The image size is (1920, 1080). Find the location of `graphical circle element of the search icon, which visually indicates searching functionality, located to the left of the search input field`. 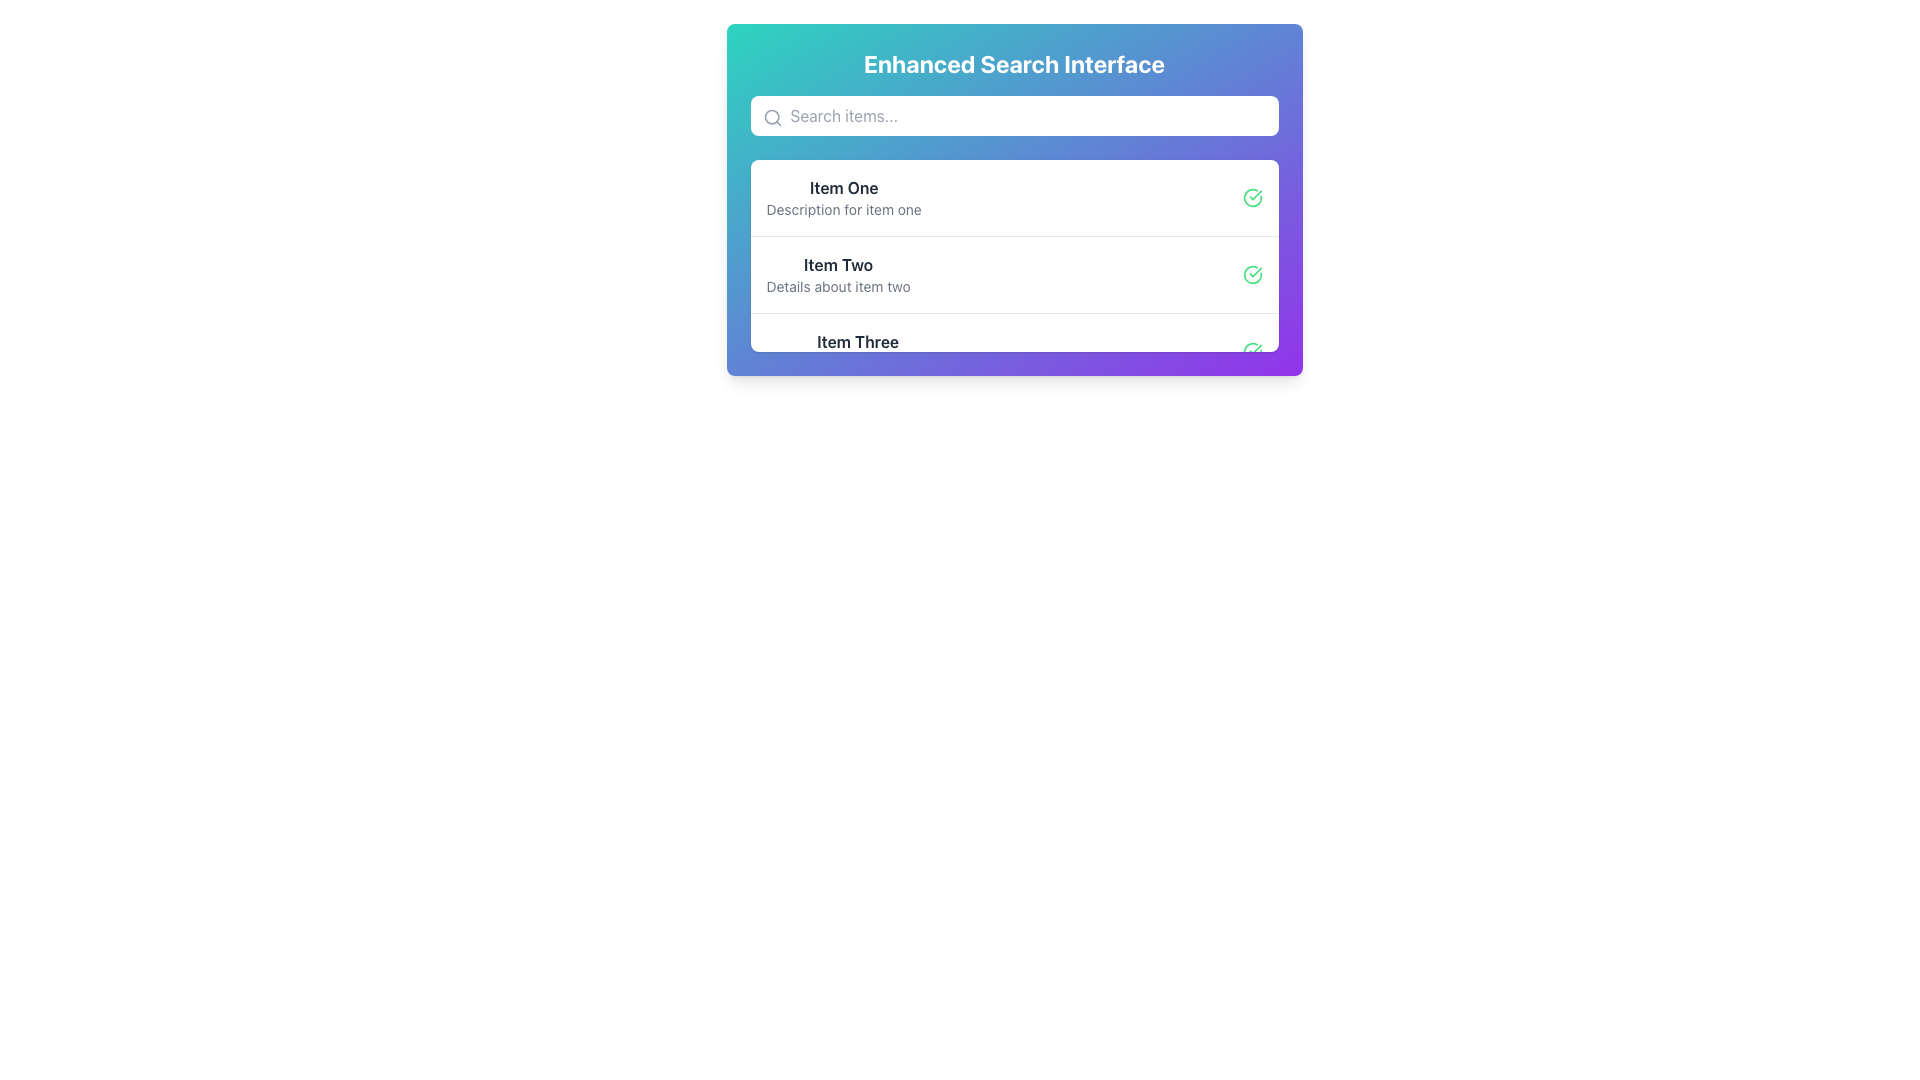

graphical circle element of the search icon, which visually indicates searching functionality, located to the left of the search input field is located at coordinates (770, 117).